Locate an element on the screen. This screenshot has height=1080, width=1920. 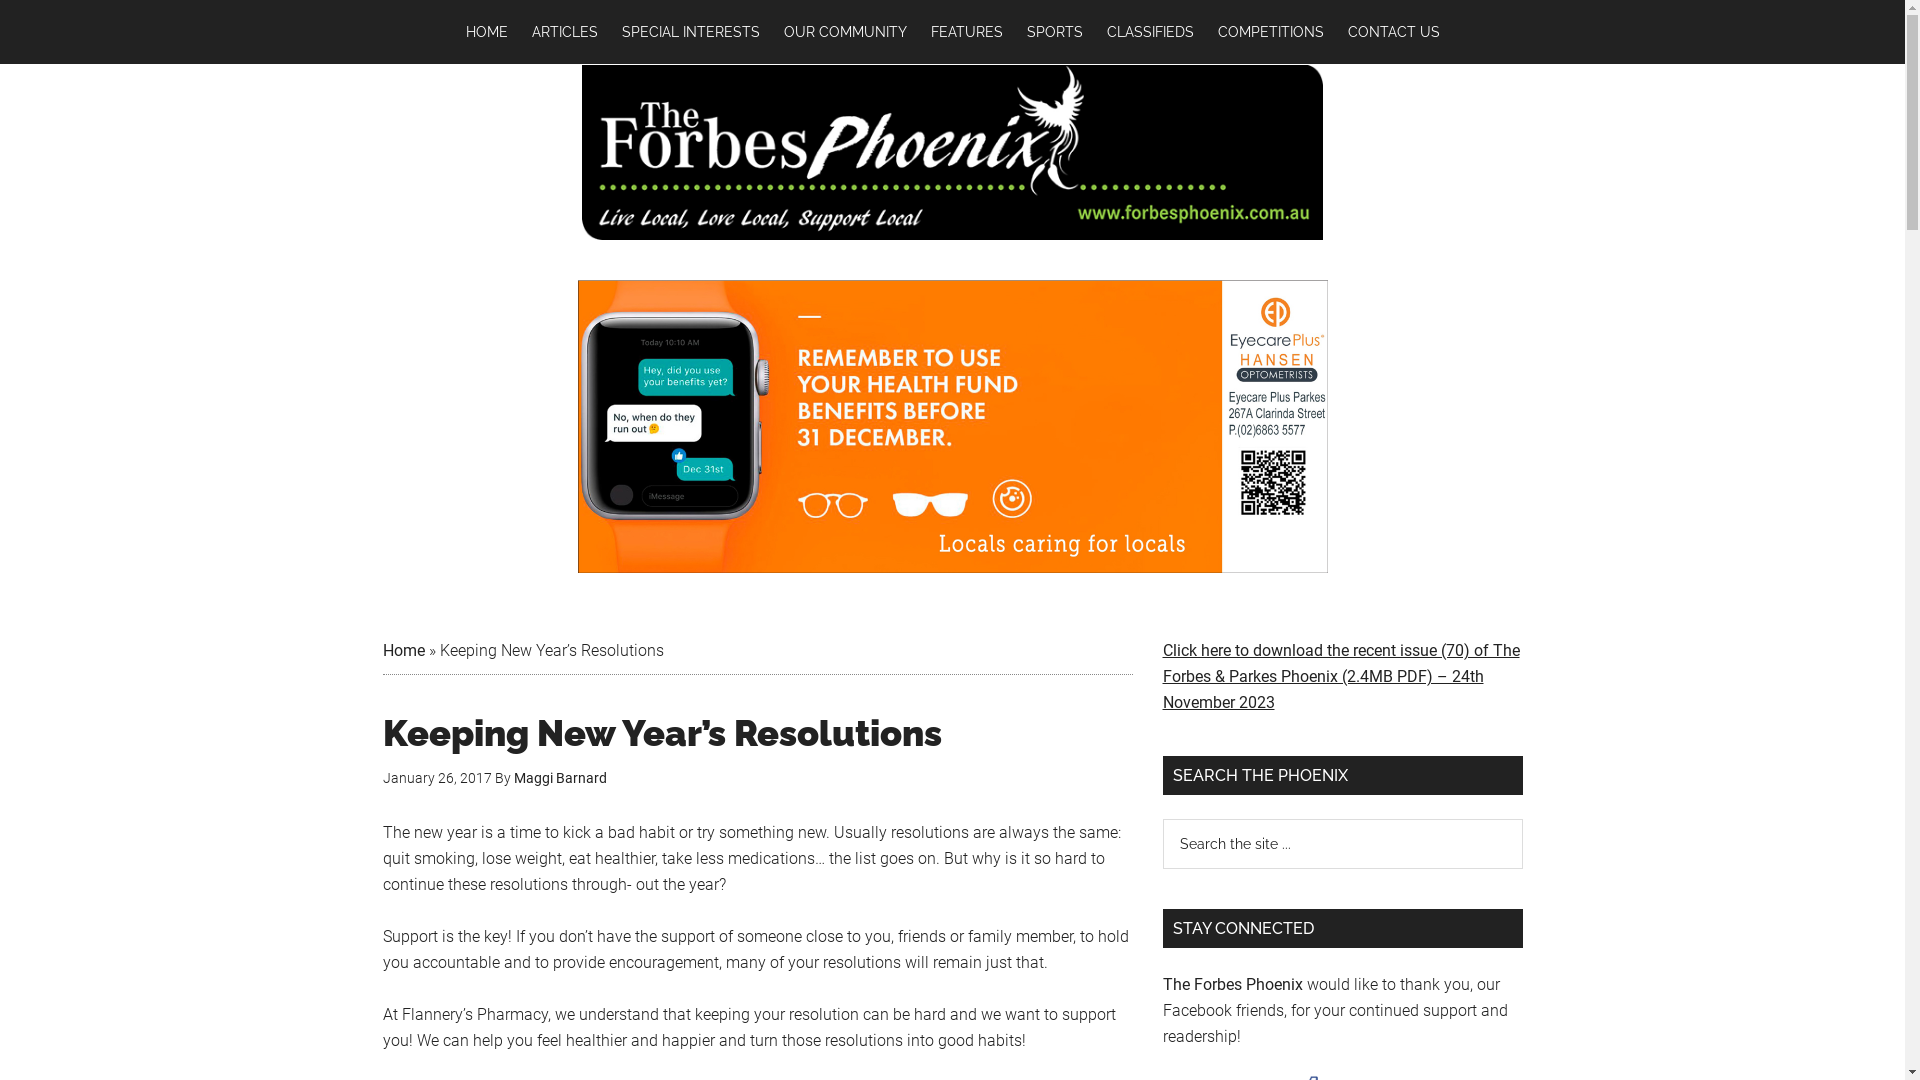
'SPECIAL INTERESTS' is located at coordinates (691, 31).